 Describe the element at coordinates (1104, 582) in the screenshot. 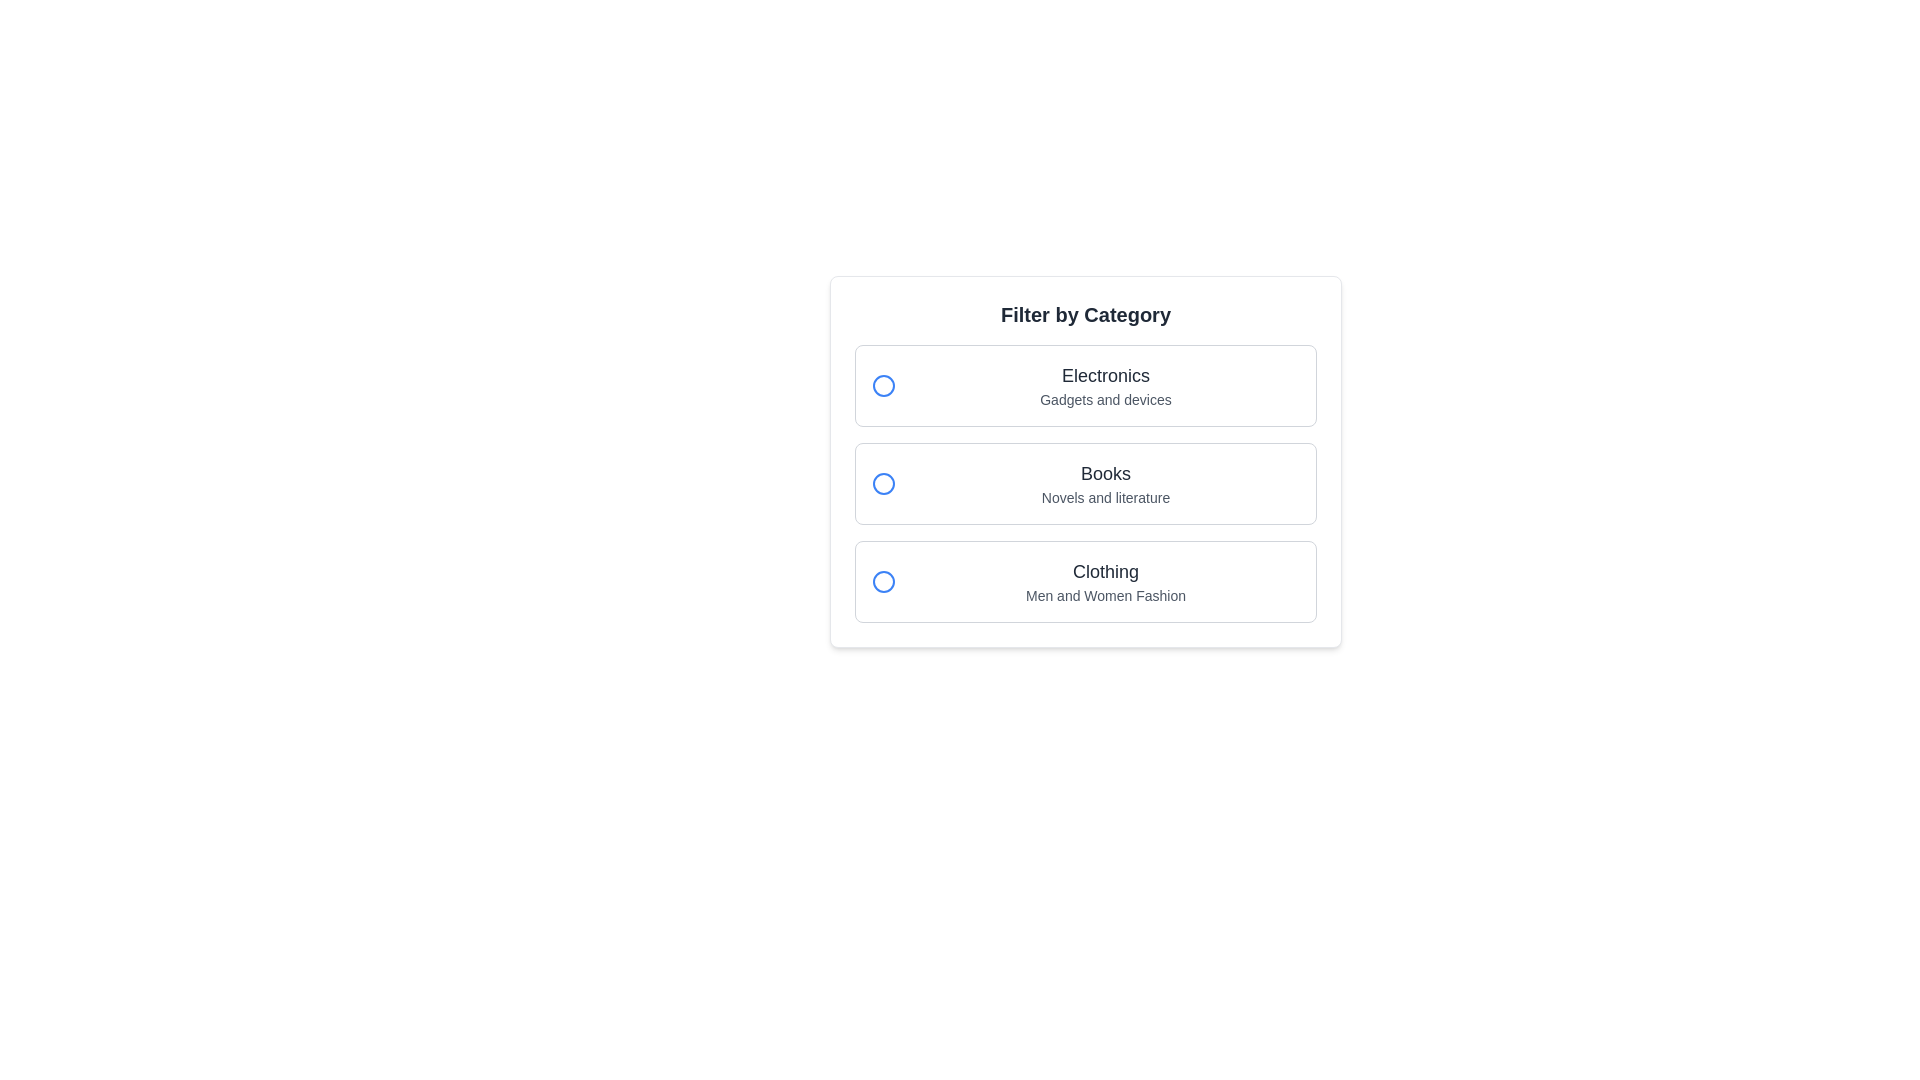

I see `the 'Clothing' category label in the filter options` at that location.